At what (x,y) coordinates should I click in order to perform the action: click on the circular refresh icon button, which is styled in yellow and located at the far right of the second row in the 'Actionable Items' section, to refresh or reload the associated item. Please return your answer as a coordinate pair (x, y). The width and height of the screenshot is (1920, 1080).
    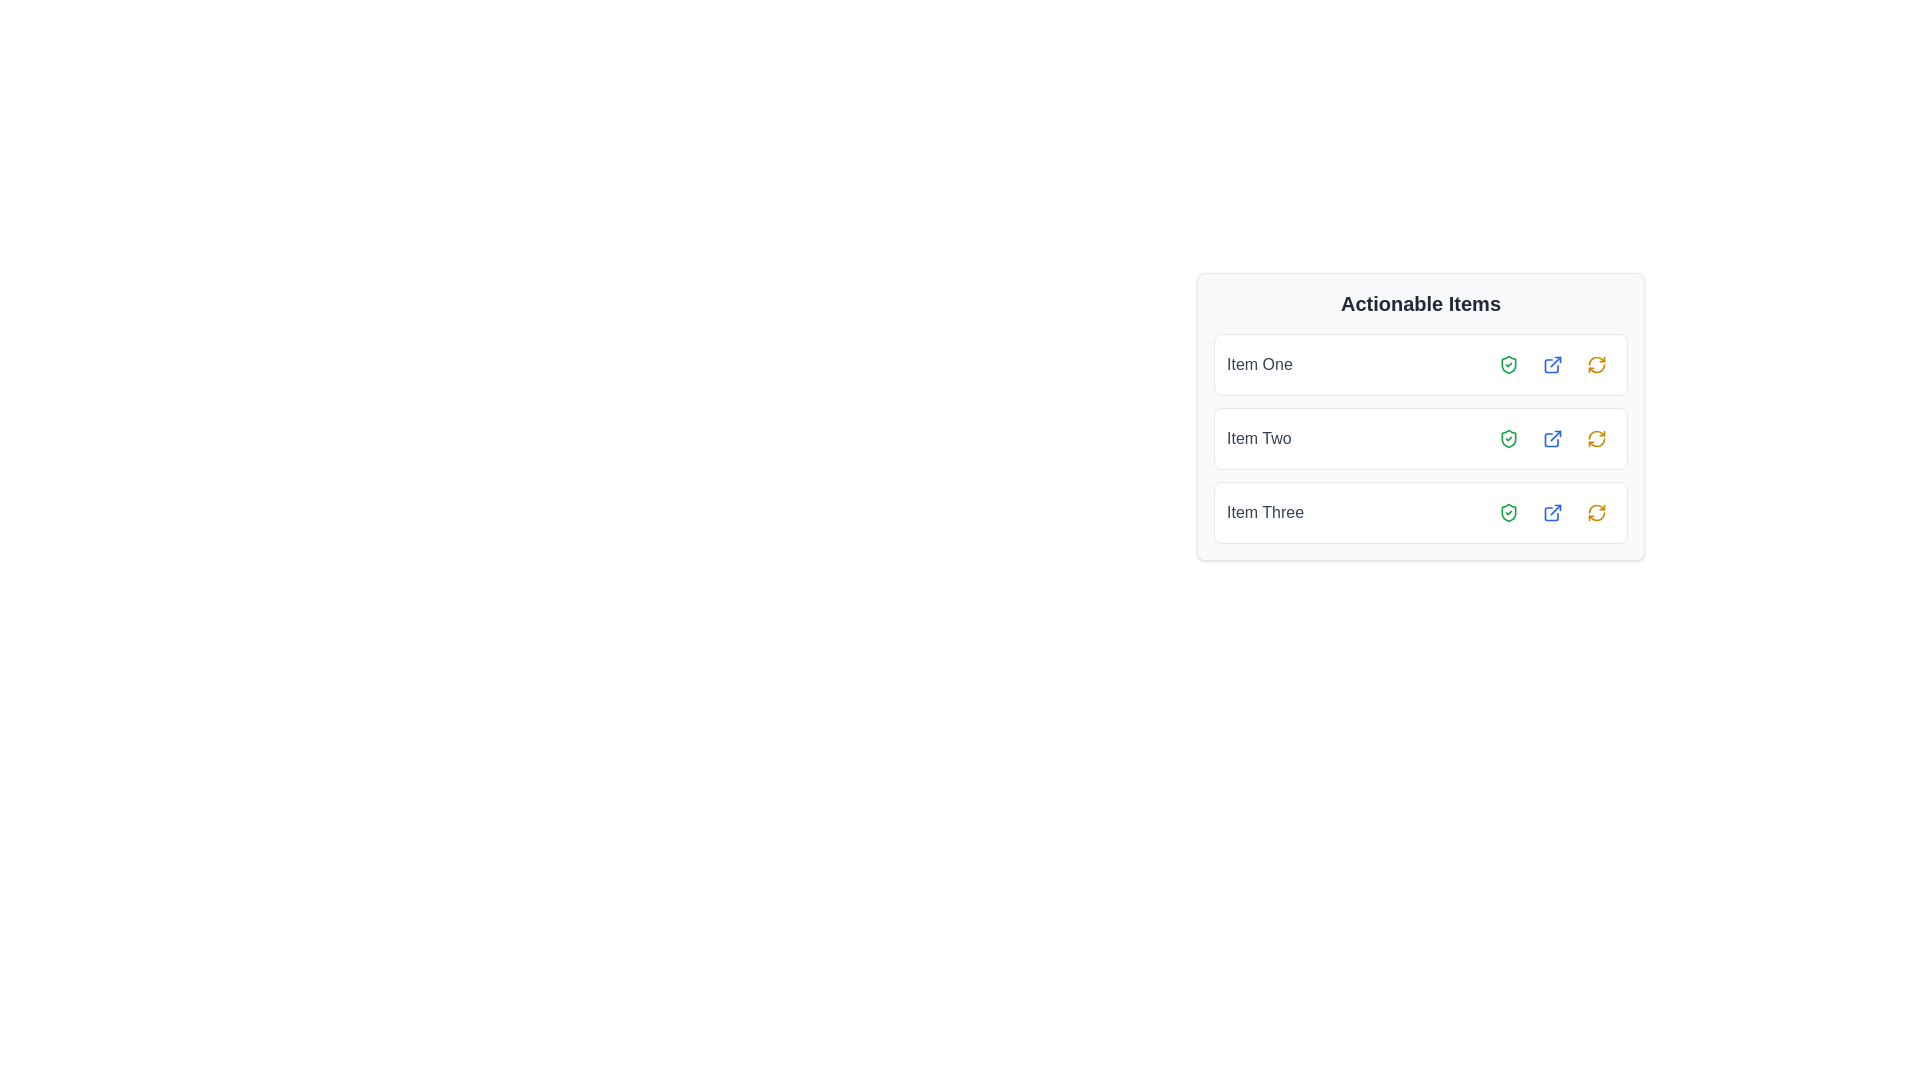
    Looking at the image, I should click on (1596, 438).